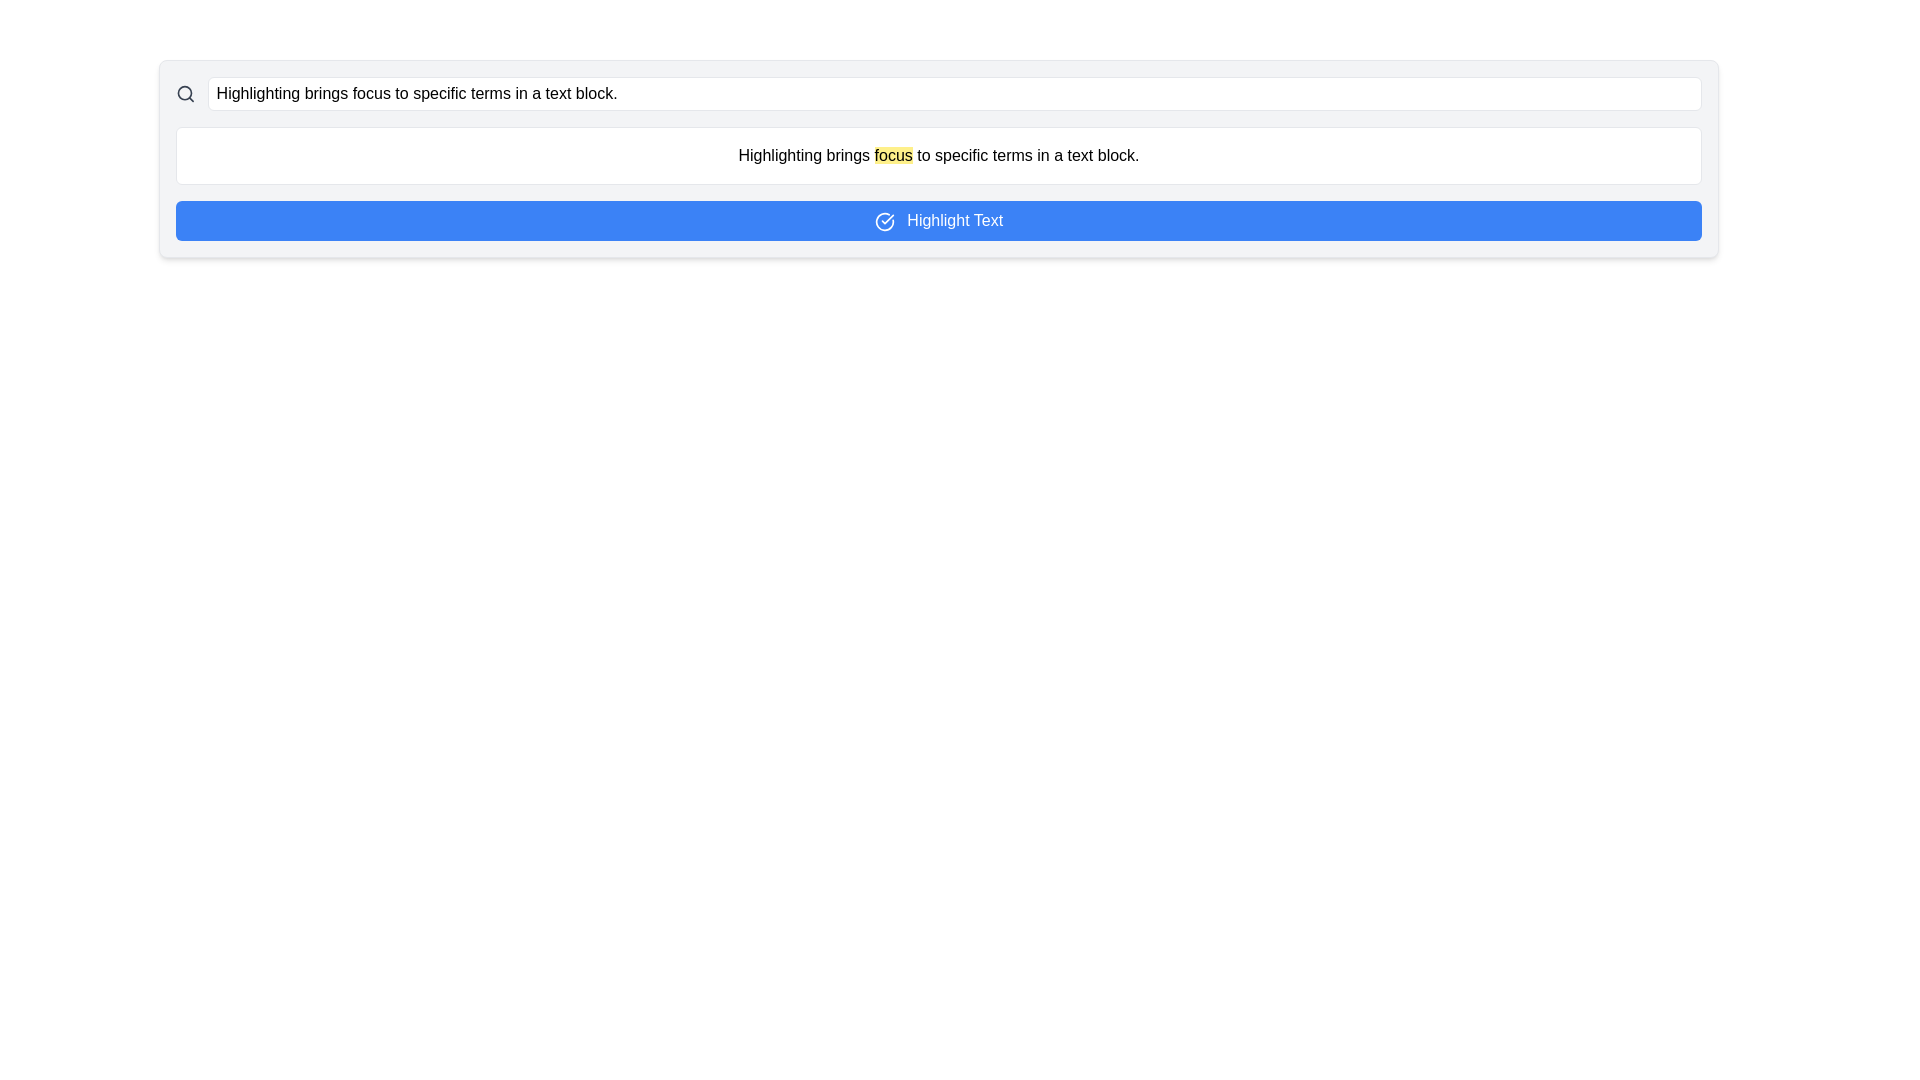  Describe the element at coordinates (938, 154) in the screenshot. I see `the highlighted term in the Informational Text Block located below the search bar and above the 'Highlight Text' button` at that location.